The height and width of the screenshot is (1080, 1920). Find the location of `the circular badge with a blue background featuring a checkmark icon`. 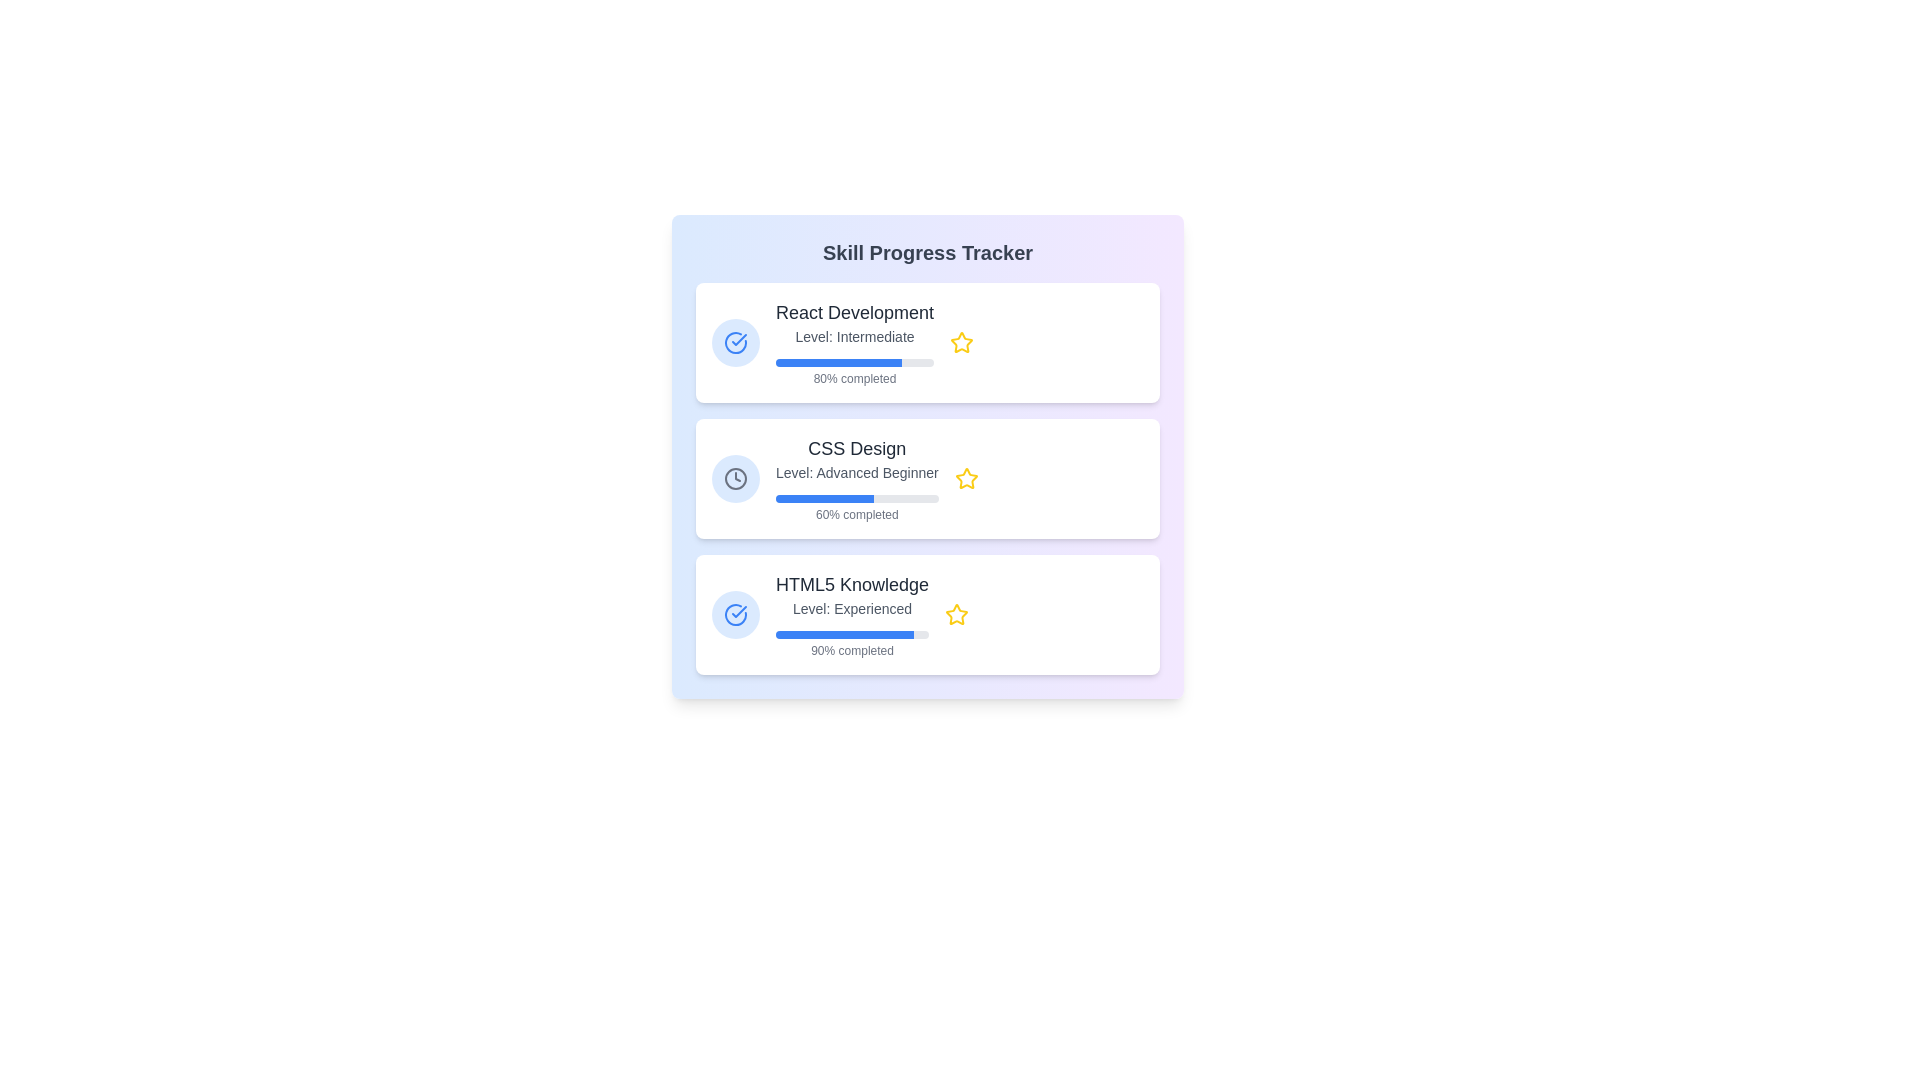

the circular badge with a blue background featuring a checkmark icon is located at coordinates (734, 342).